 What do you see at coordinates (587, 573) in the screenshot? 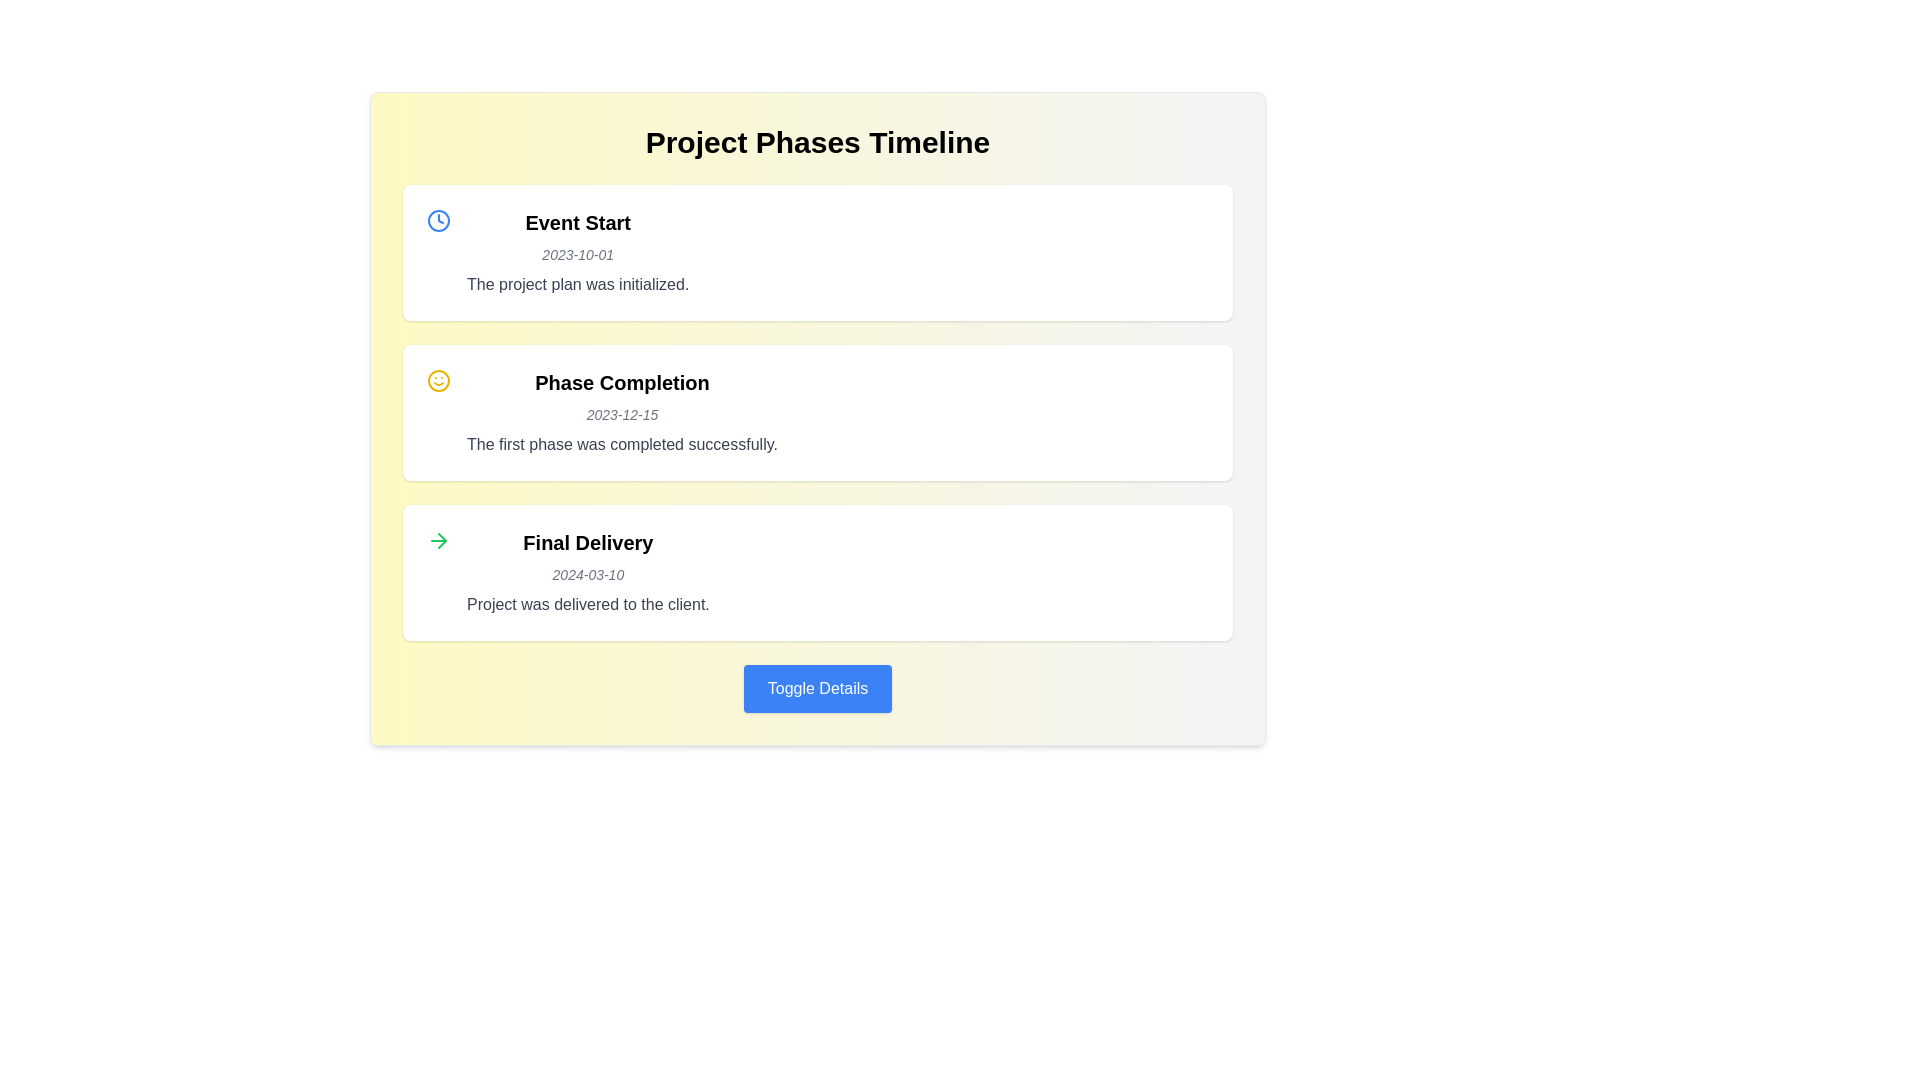
I see `the Information Block displaying the project delivery milestone with the header 'Final Delivery', which includes the date '2024-03-10' and the description 'Project was delivered to the client.'` at bounding box center [587, 573].